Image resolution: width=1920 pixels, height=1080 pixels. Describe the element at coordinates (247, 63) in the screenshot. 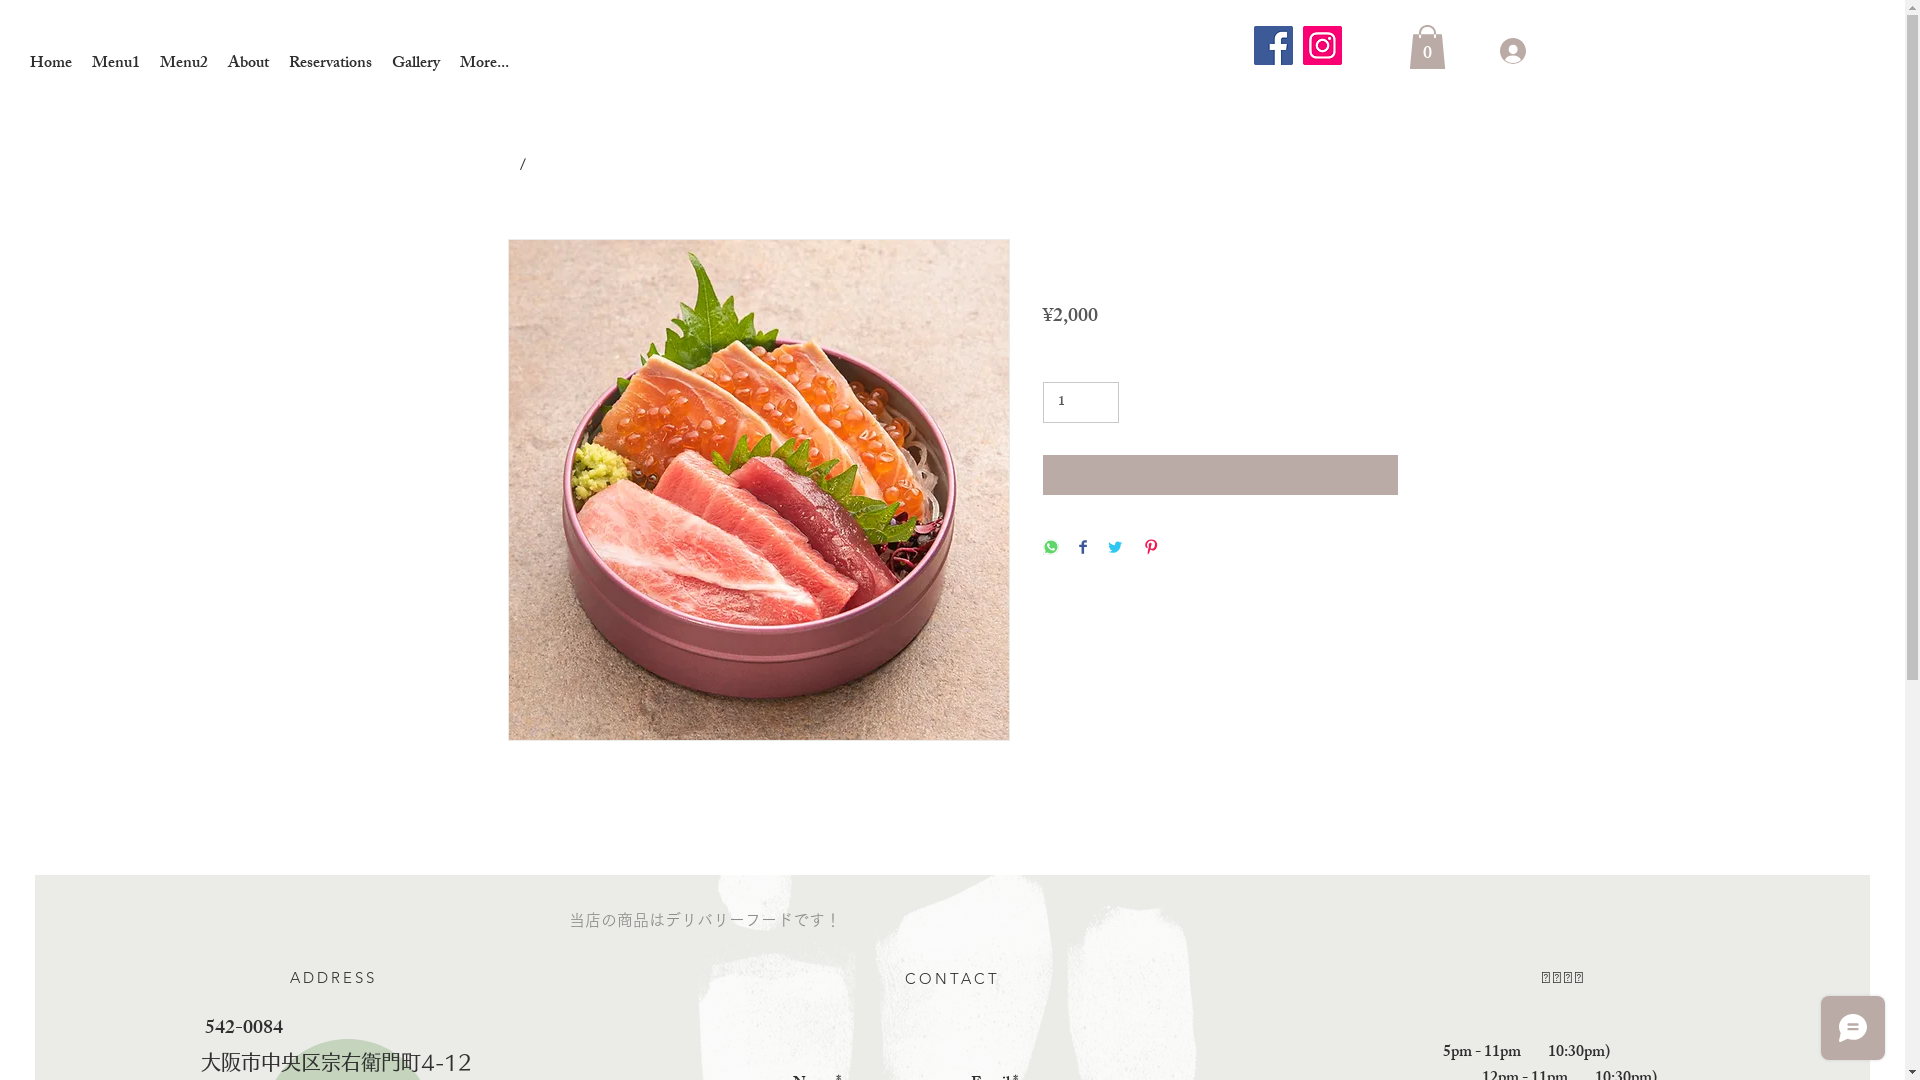

I see `'About'` at that location.